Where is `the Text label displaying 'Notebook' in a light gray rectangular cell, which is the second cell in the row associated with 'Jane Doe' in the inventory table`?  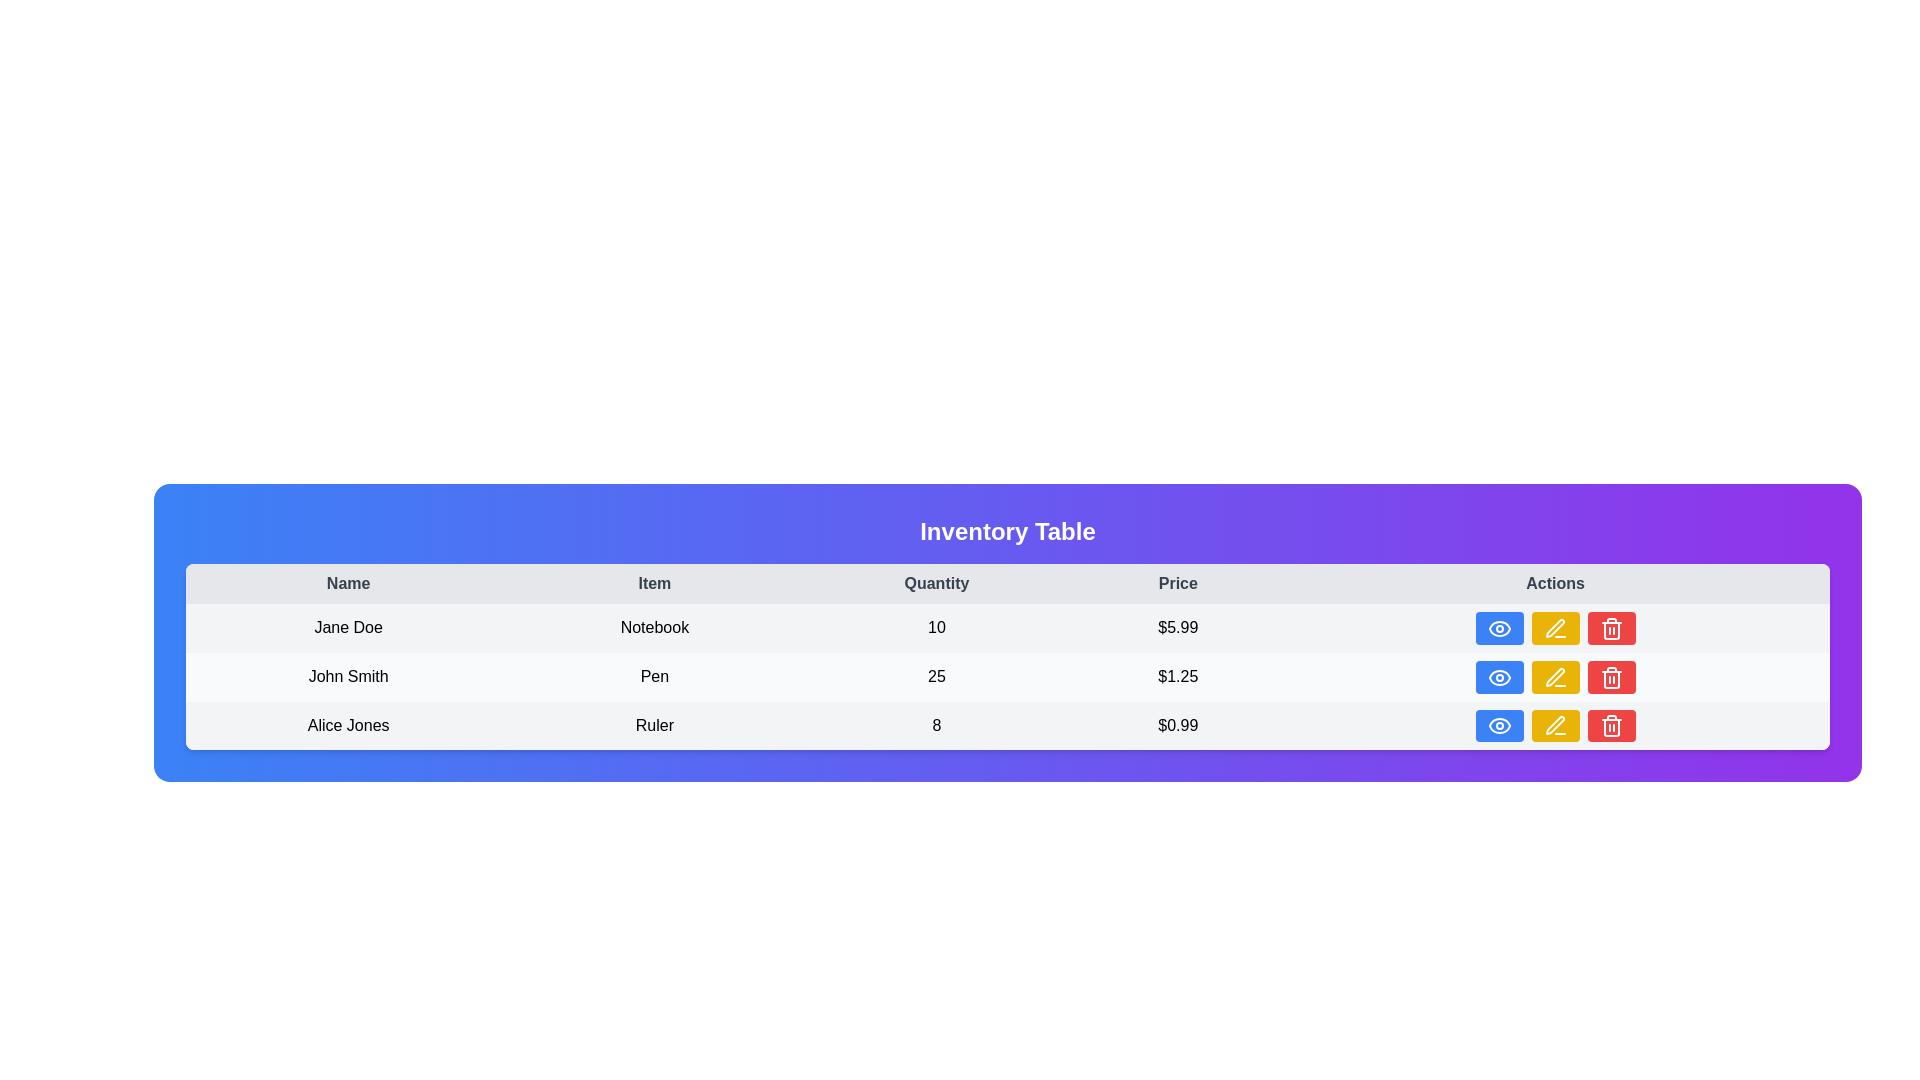 the Text label displaying 'Notebook' in a light gray rectangular cell, which is the second cell in the row associated with 'Jane Doe' in the inventory table is located at coordinates (654, 627).